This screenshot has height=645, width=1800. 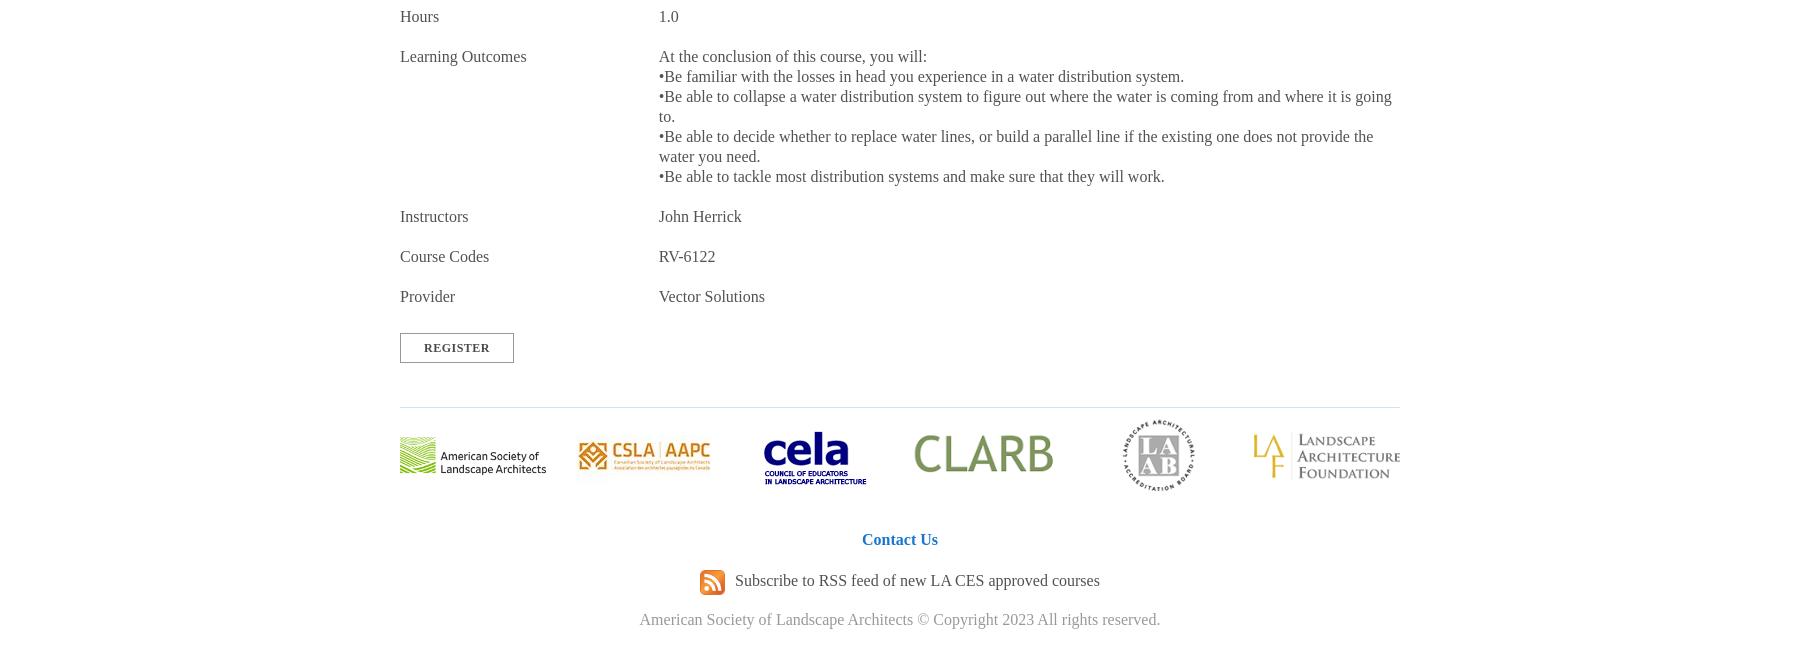 I want to click on 'Contact Us', so click(x=900, y=539).